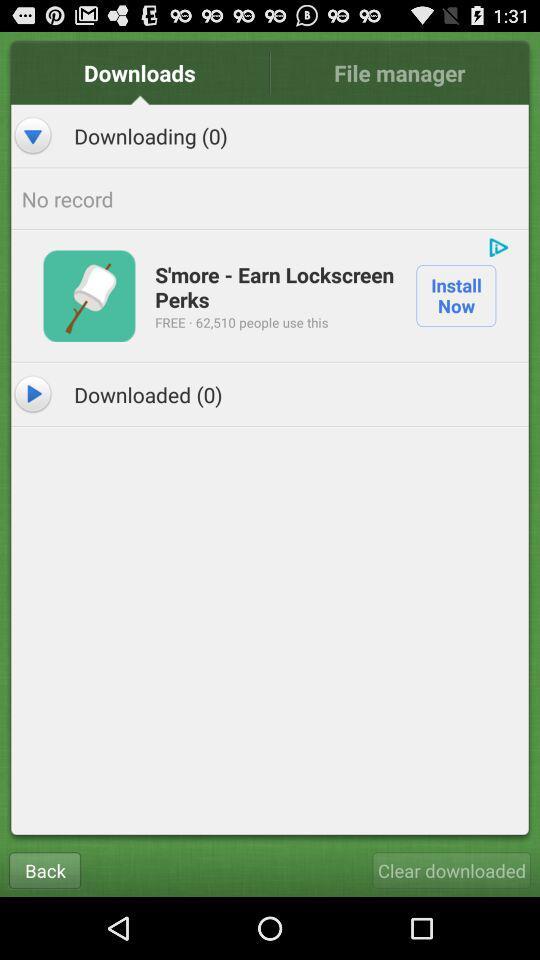 This screenshot has height=960, width=540. Describe the element at coordinates (139, 72) in the screenshot. I see `the app above the downloading (0) item` at that location.